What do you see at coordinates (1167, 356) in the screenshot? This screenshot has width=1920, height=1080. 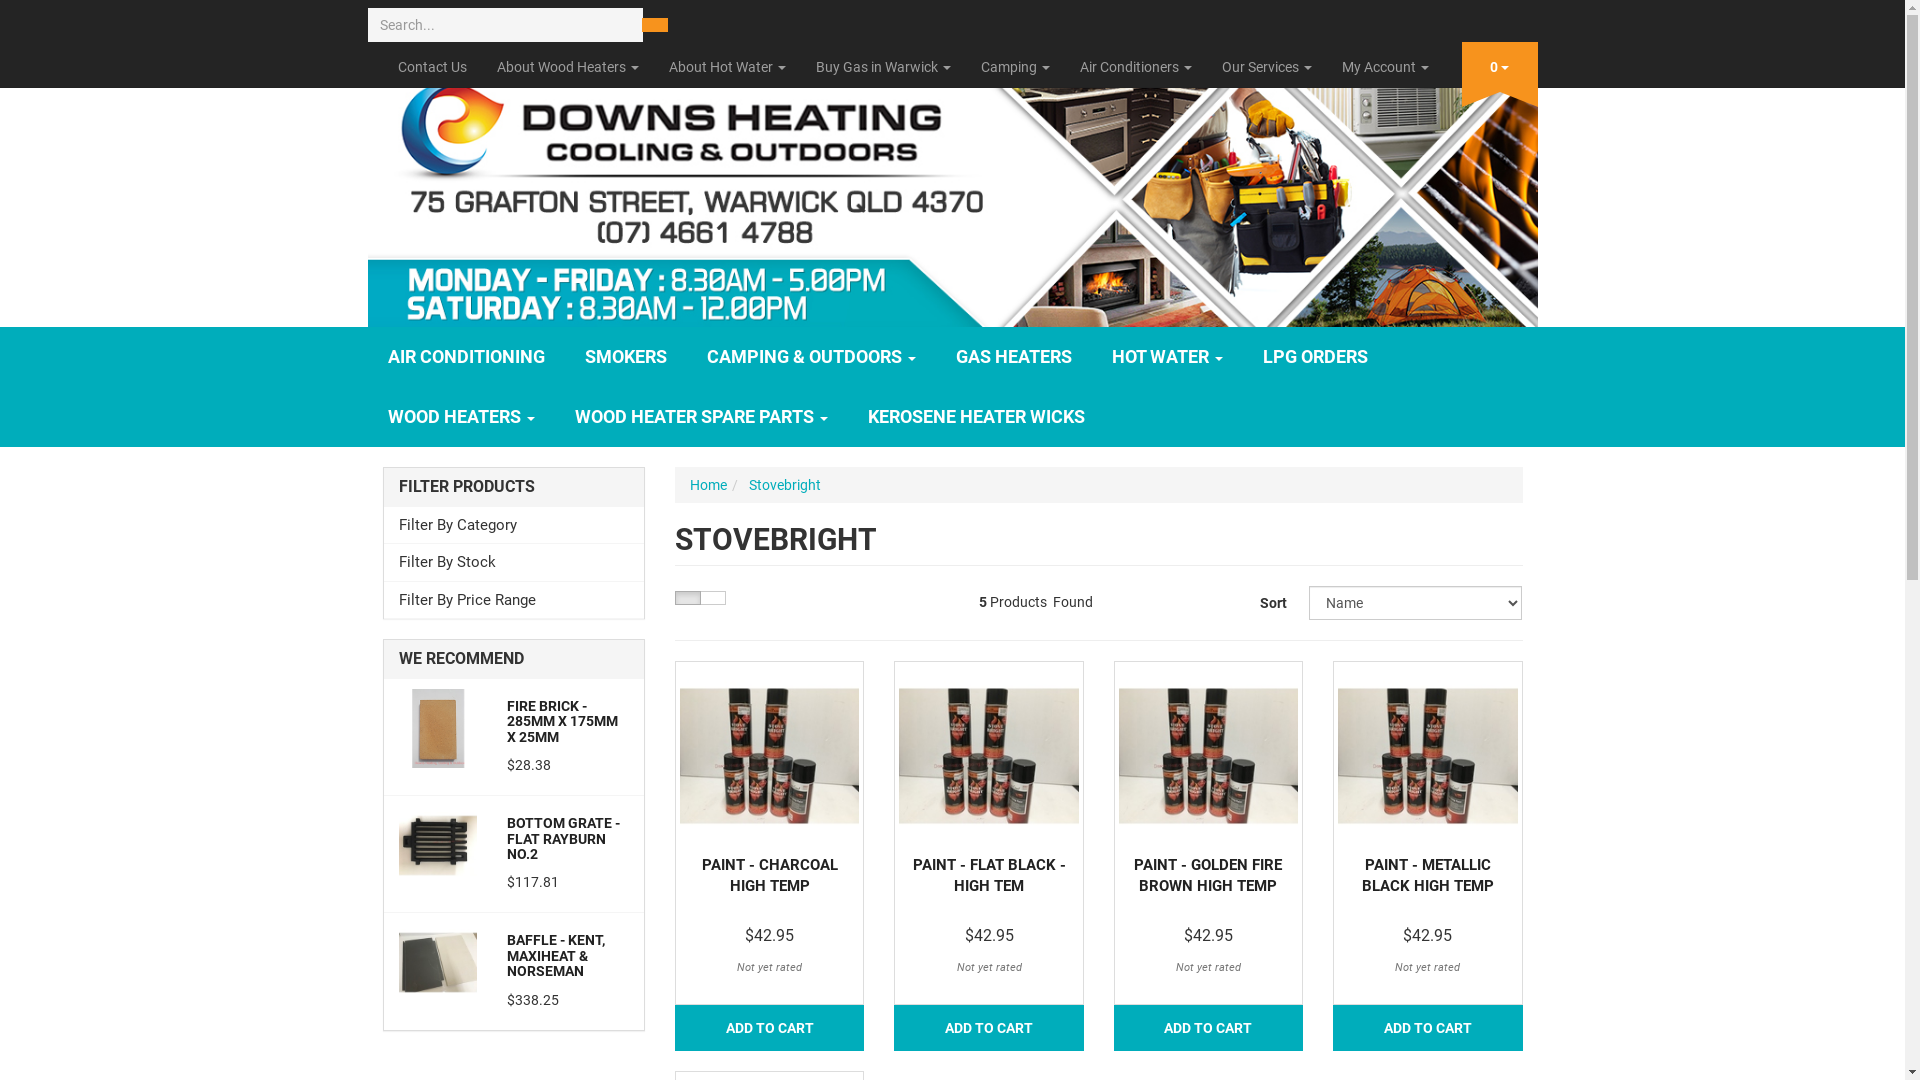 I see `'HOT WATER'` at bounding box center [1167, 356].